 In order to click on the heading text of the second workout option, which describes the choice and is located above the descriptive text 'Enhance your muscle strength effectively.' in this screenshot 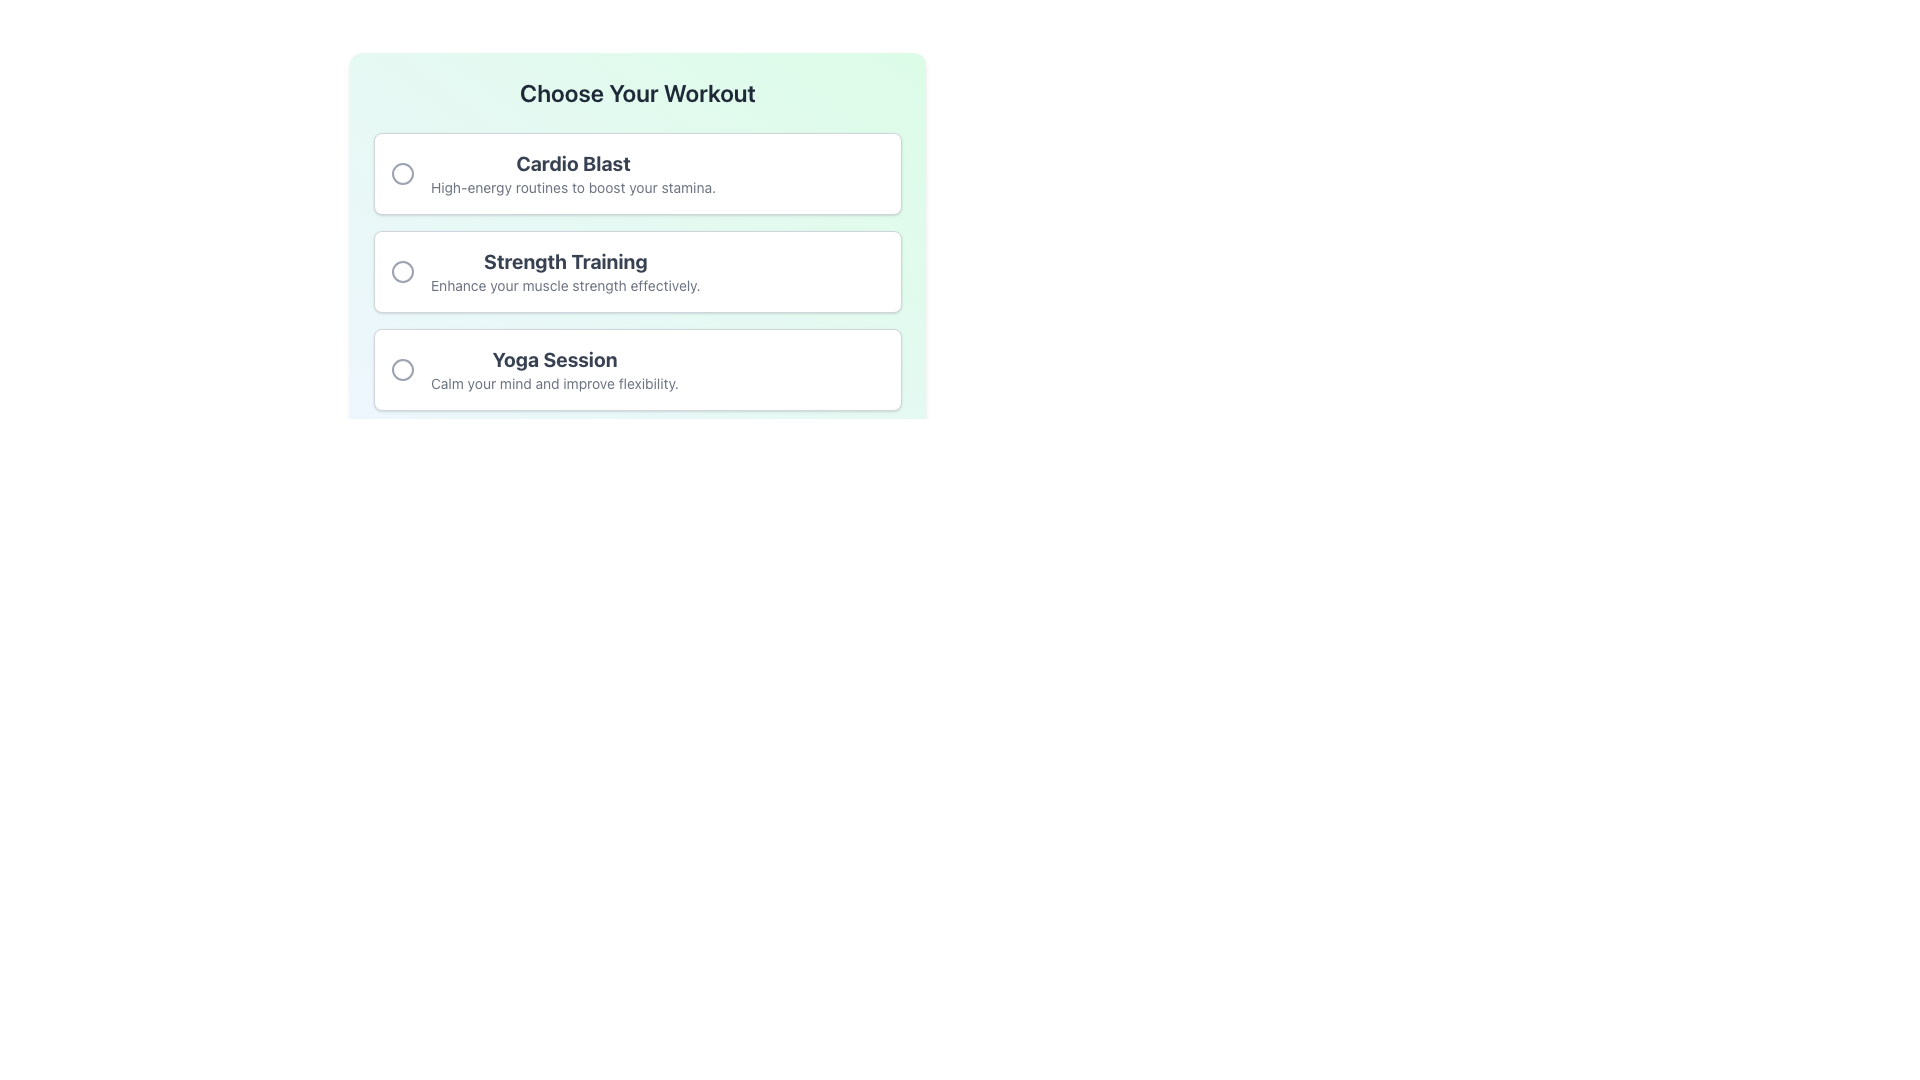, I will do `click(564, 261)`.